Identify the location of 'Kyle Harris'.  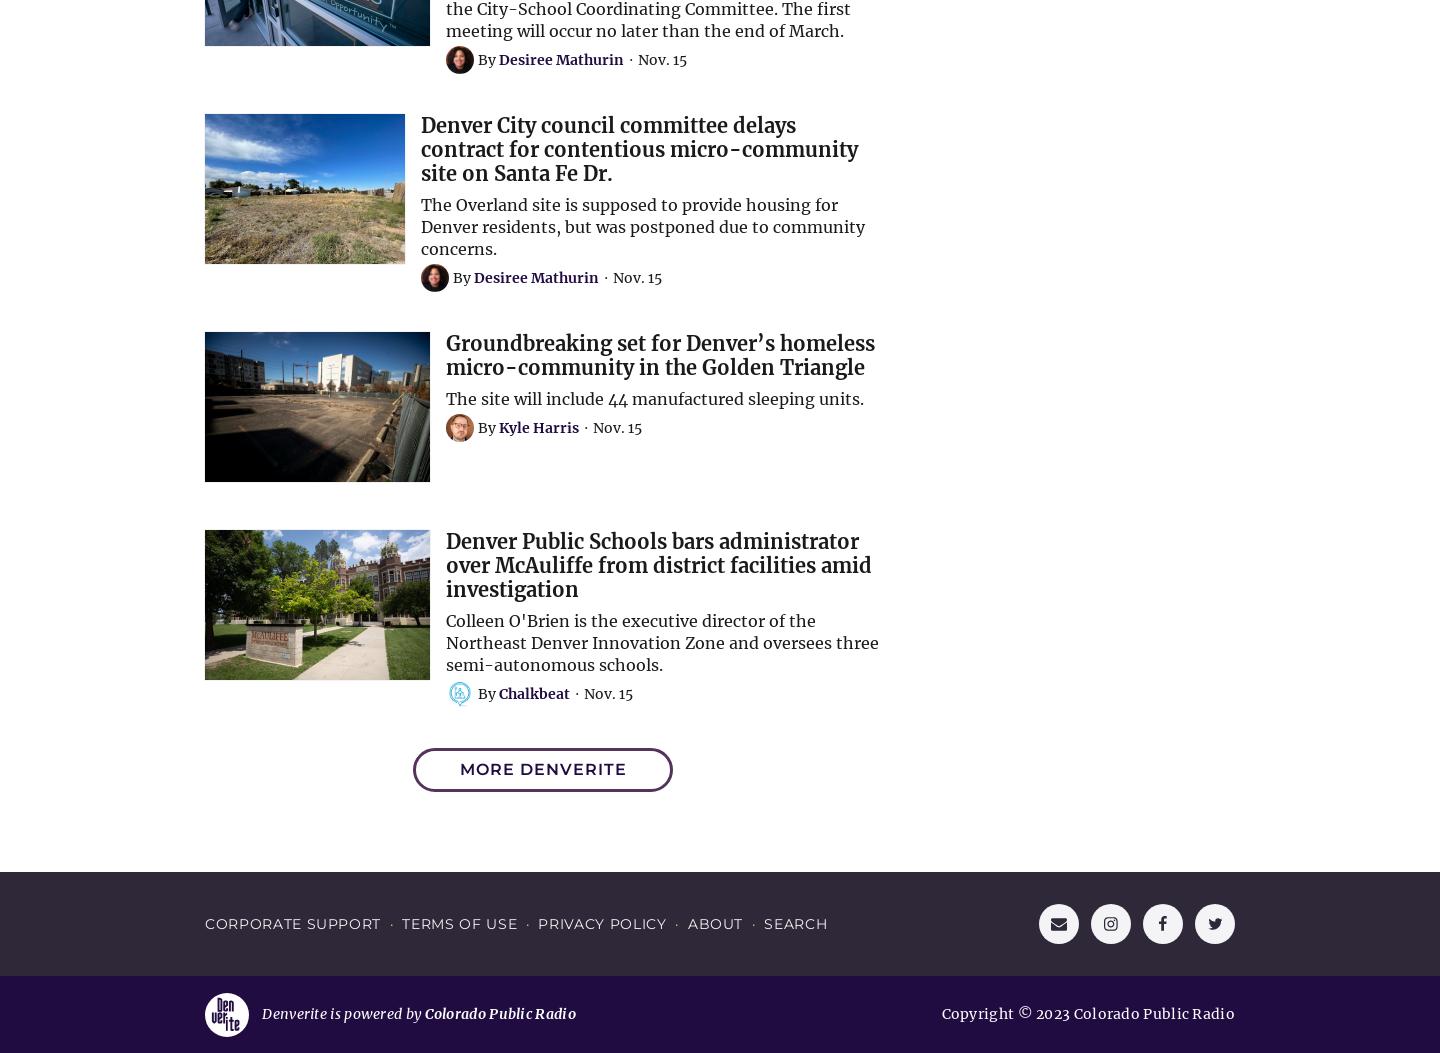
(537, 428).